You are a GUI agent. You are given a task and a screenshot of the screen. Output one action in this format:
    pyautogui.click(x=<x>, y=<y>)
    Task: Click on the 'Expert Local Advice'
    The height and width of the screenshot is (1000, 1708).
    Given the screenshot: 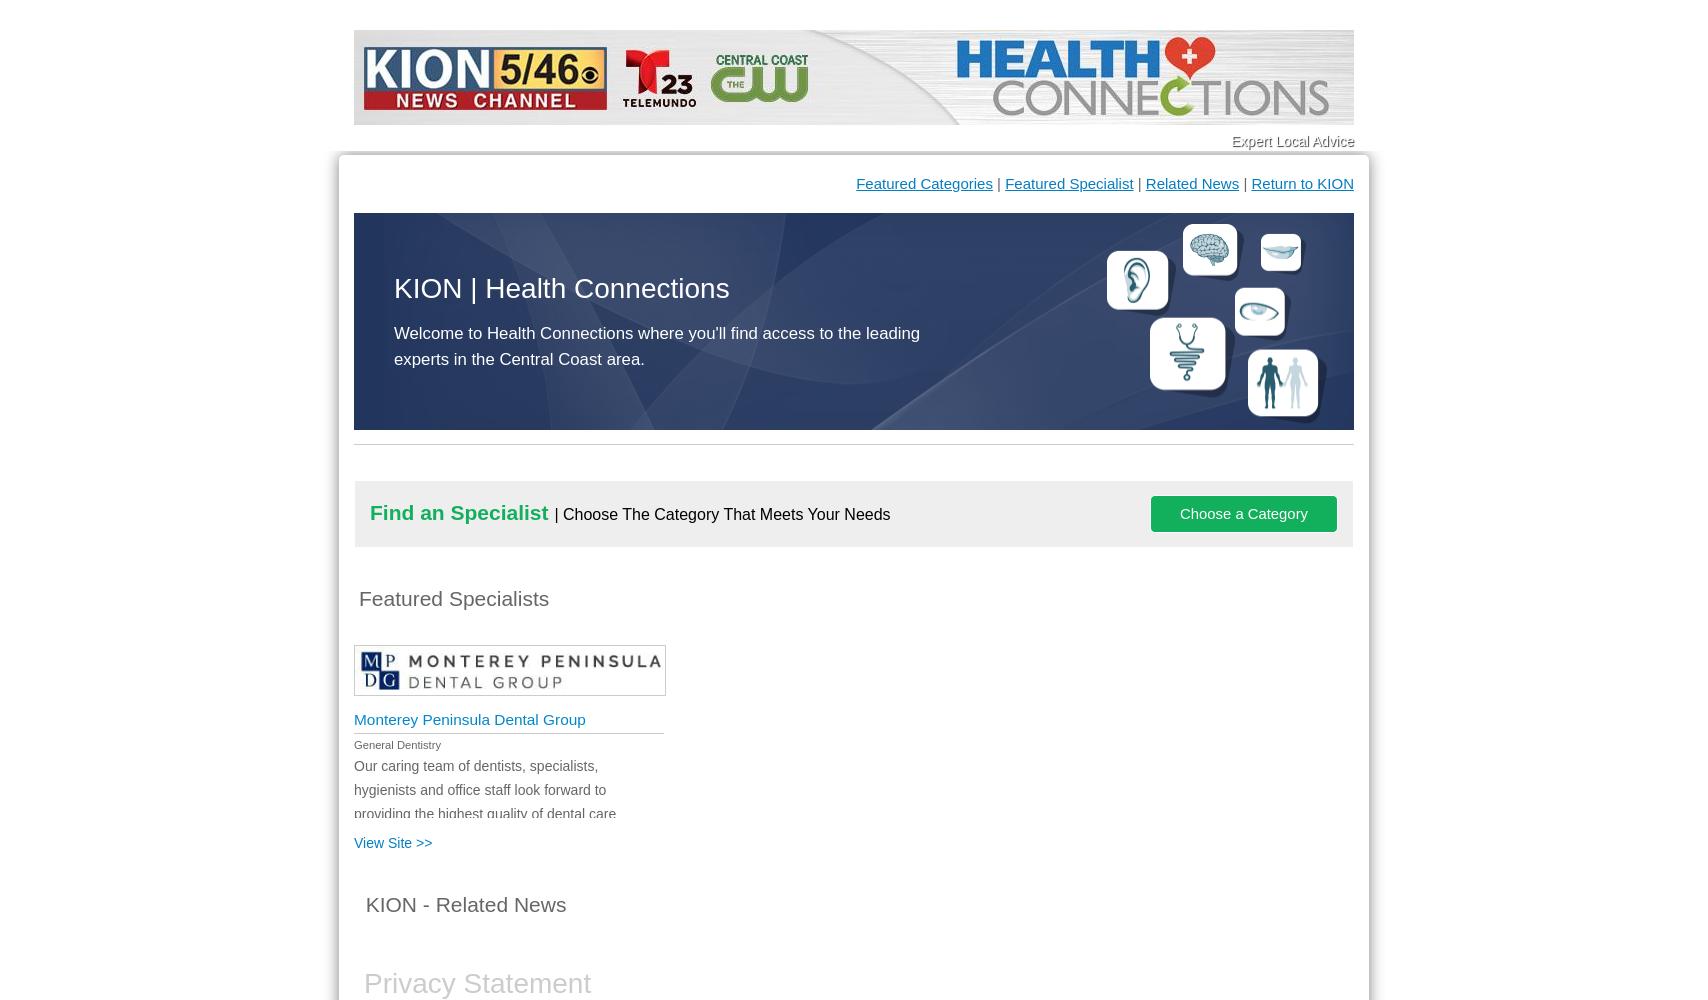 What is the action you would take?
    pyautogui.click(x=1292, y=141)
    